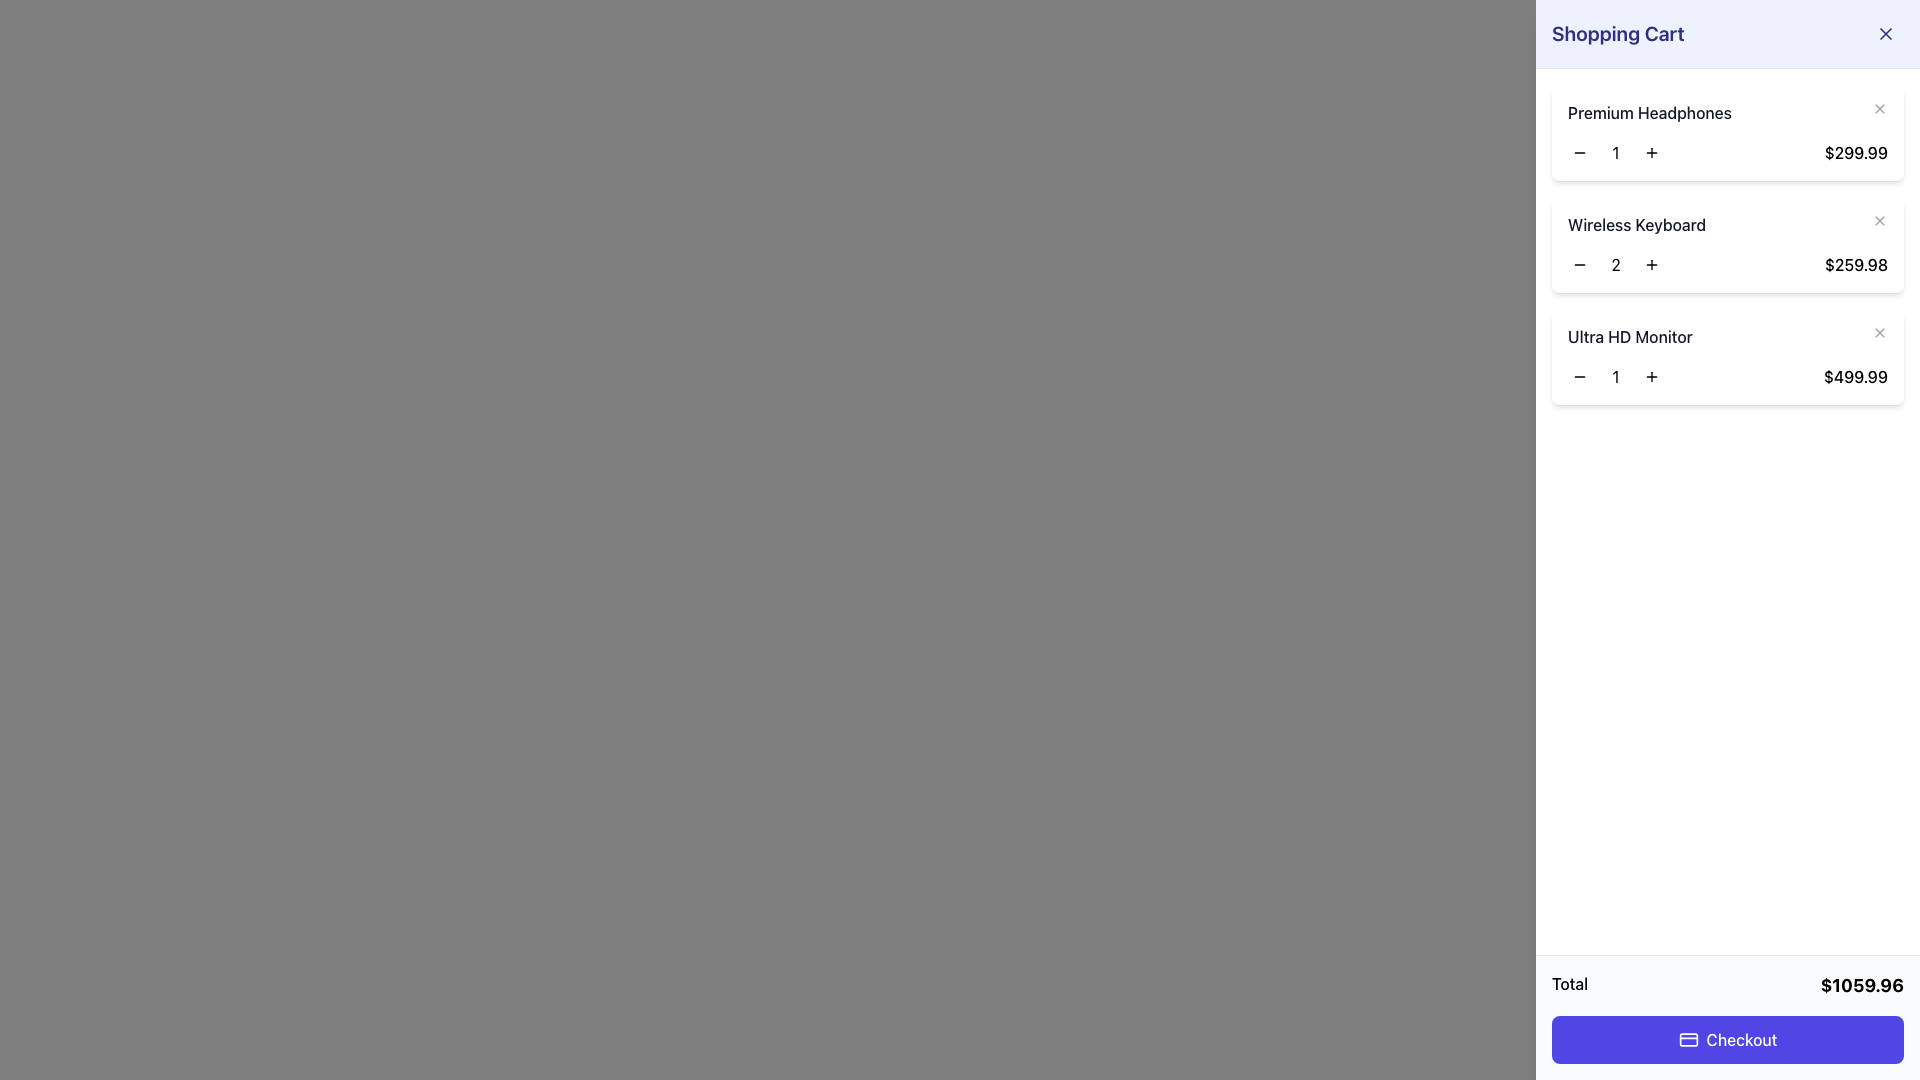 This screenshot has height=1080, width=1920. Describe the element at coordinates (1861, 985) in the screenshot. I see `the Text Display that shows the total price of all items in the shopping cart, located at the bottom-right corner beside the label 'Total'` at that location.